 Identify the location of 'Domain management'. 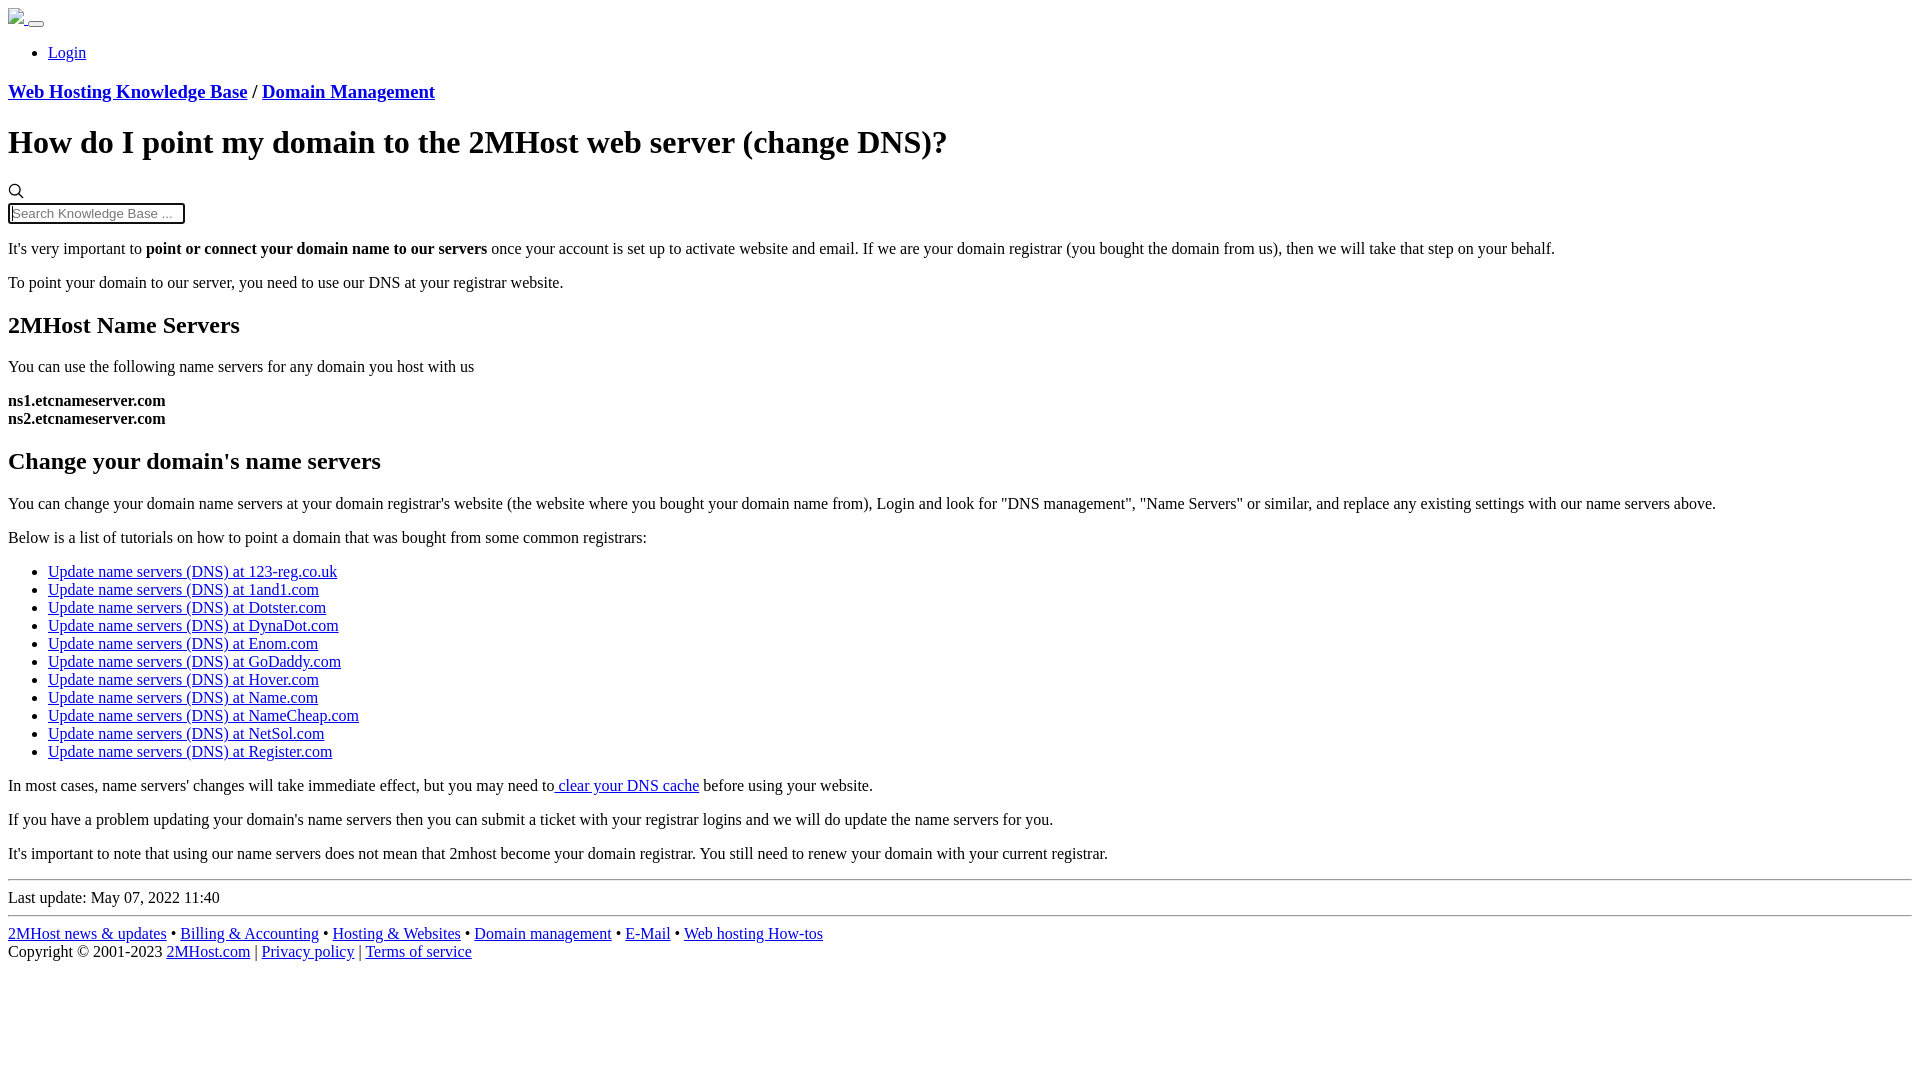
(542, 933).